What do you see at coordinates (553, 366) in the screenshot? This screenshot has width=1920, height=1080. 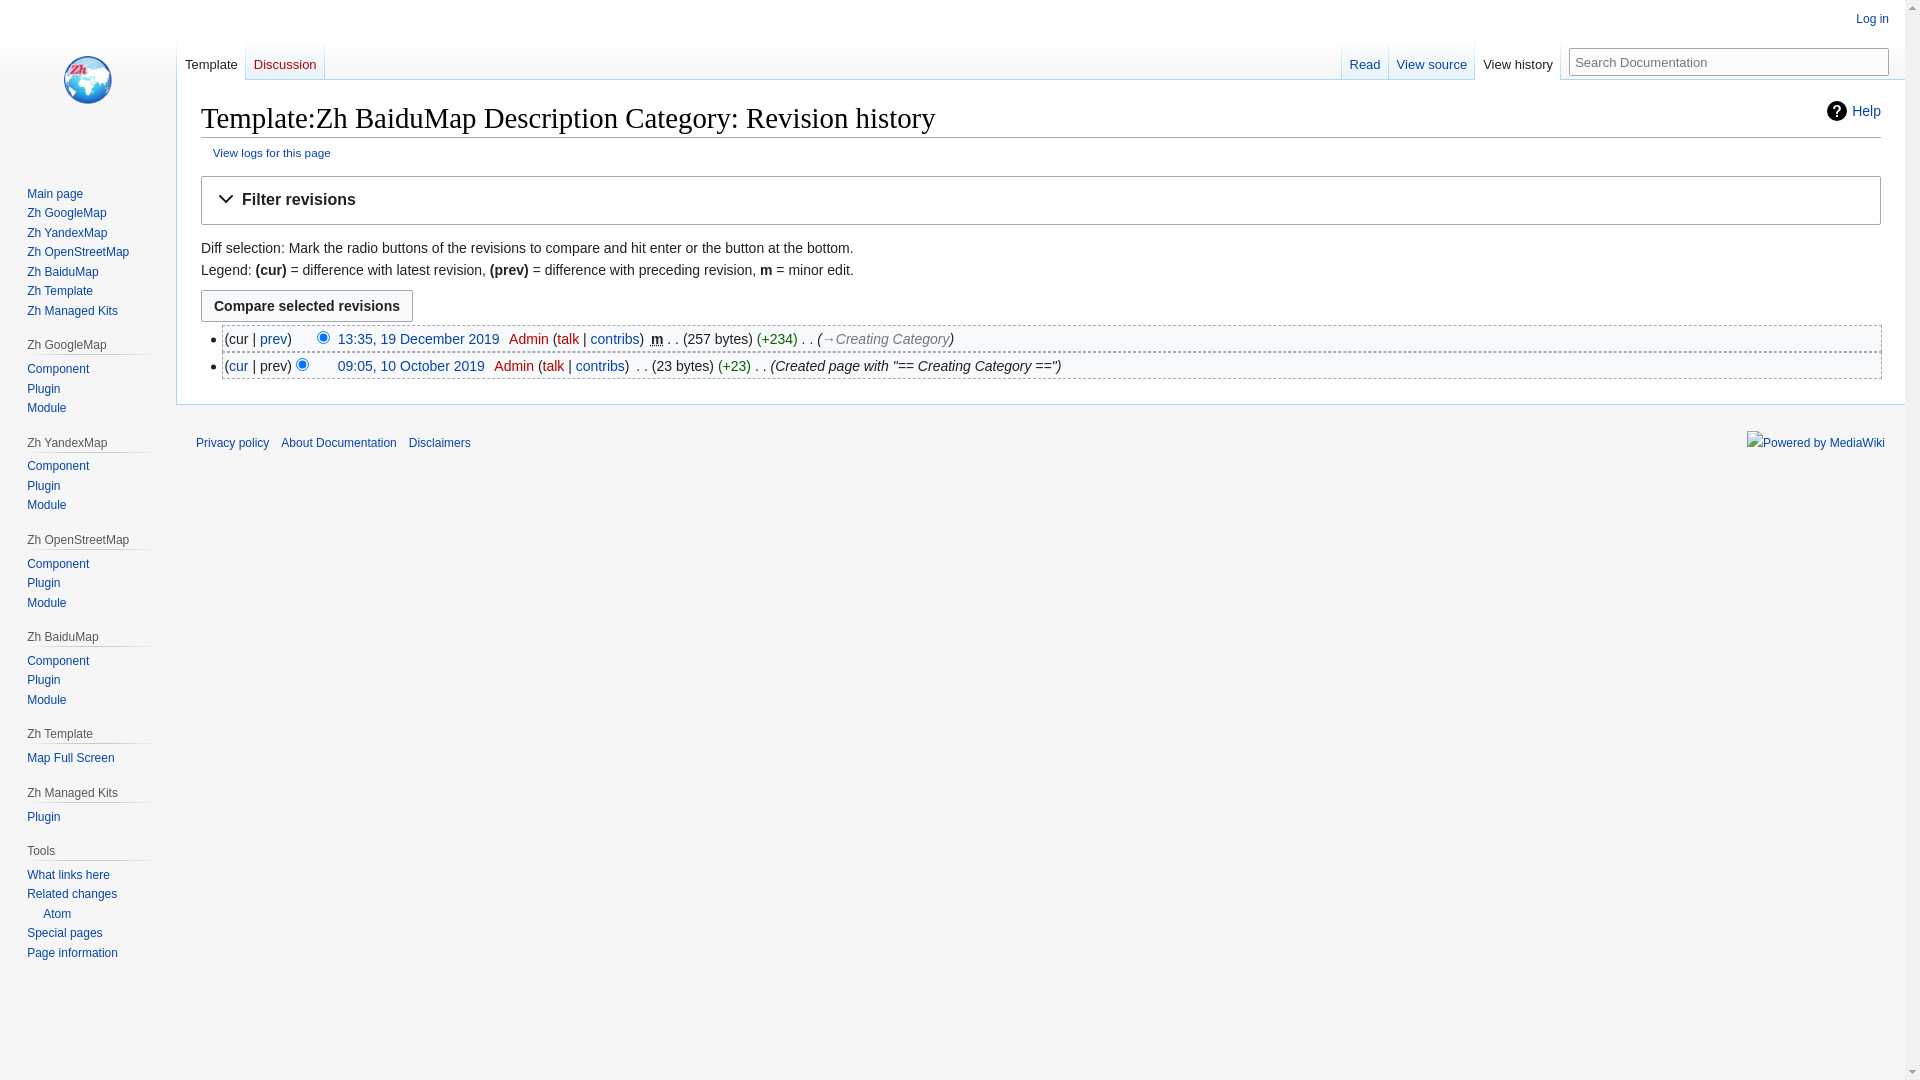 I see `'talk'` at bounding box center [553, 366].